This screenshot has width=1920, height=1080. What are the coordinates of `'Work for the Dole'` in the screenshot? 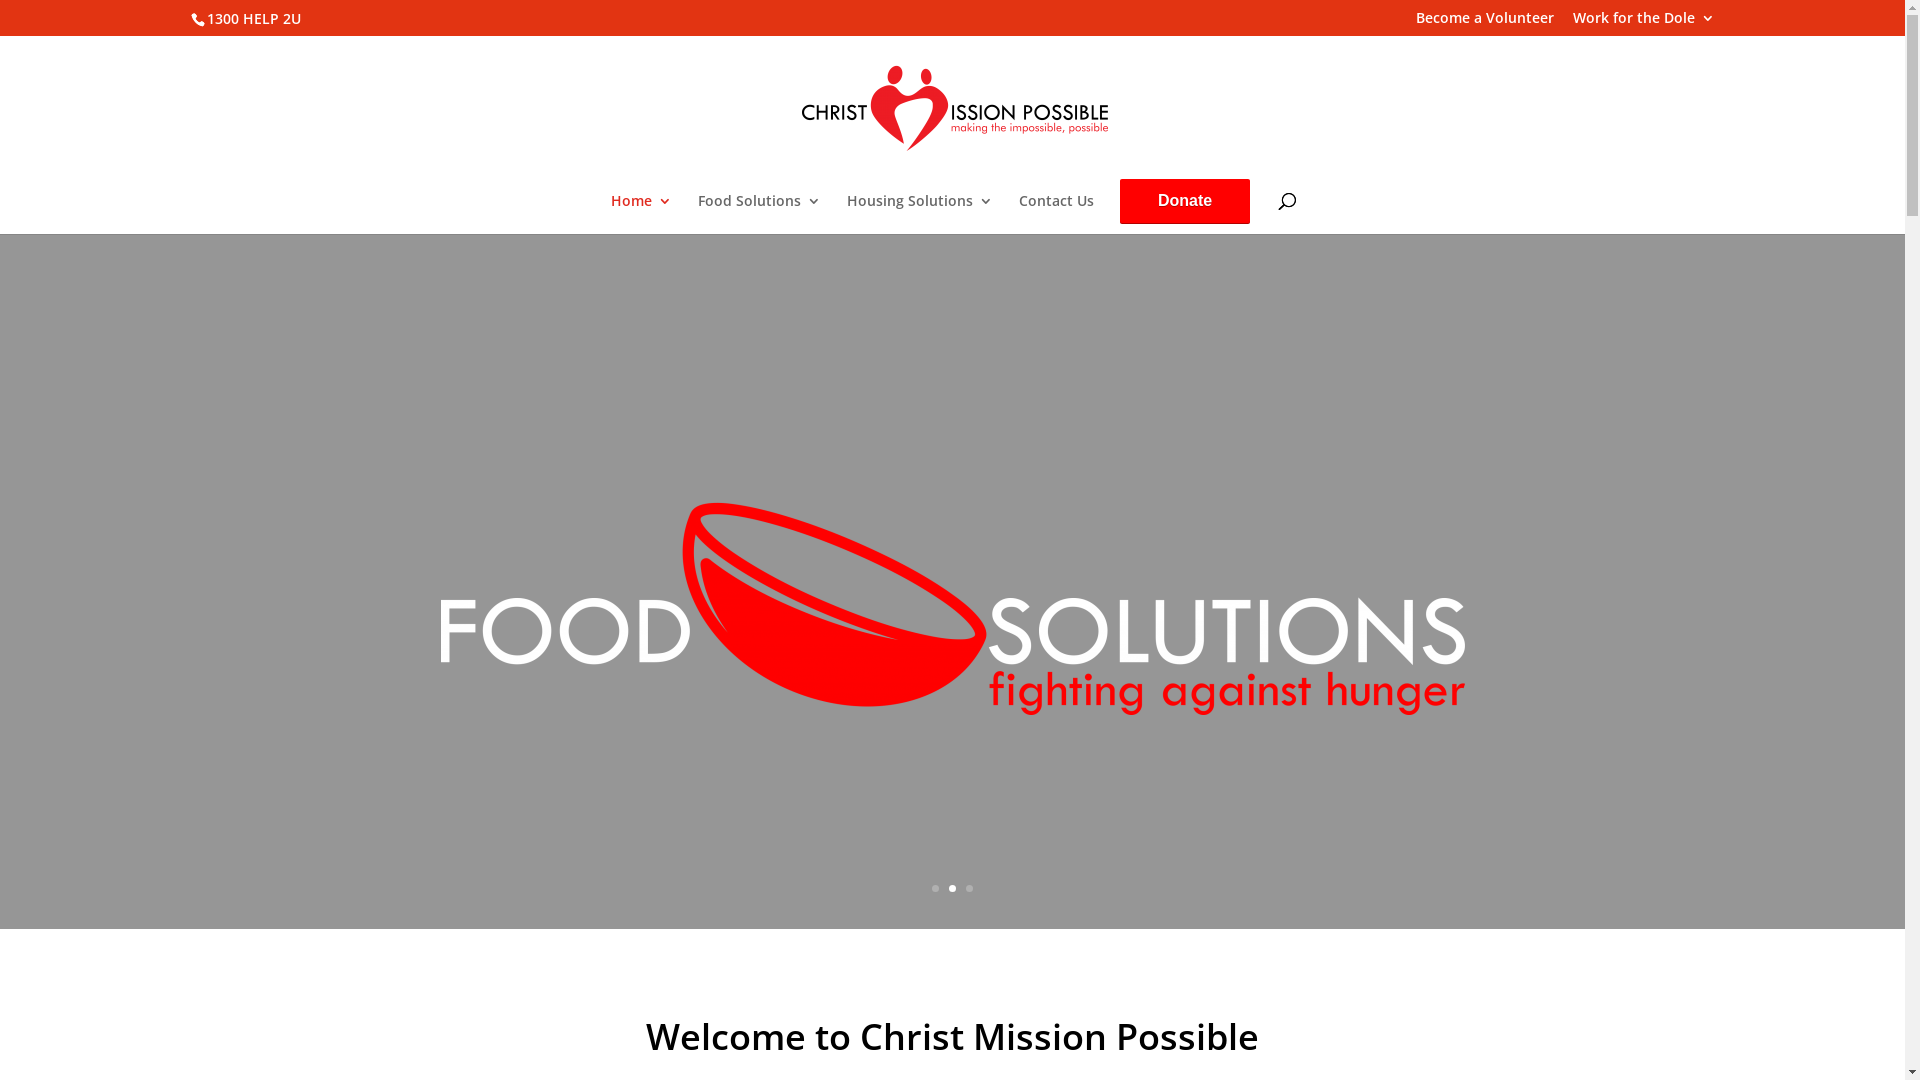 It's located at (1642, 22).